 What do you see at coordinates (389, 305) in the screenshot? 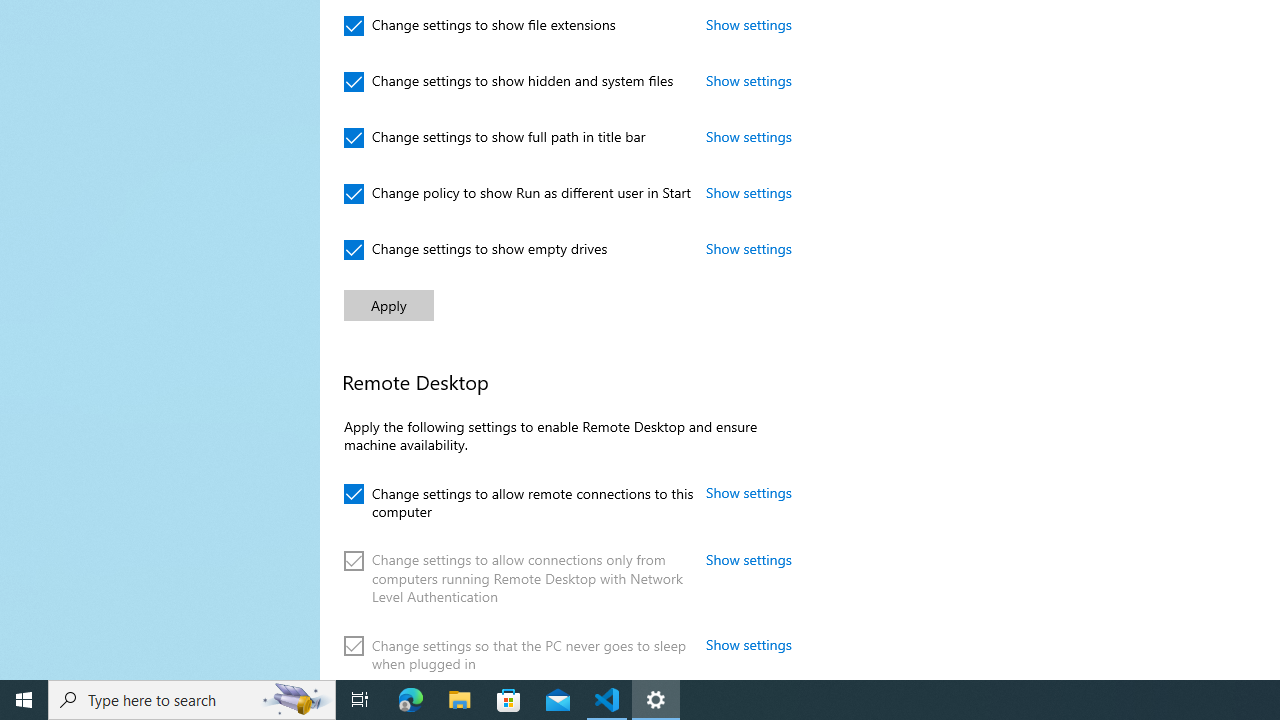
I see `'Apply'` at bounding box center [389, 305].